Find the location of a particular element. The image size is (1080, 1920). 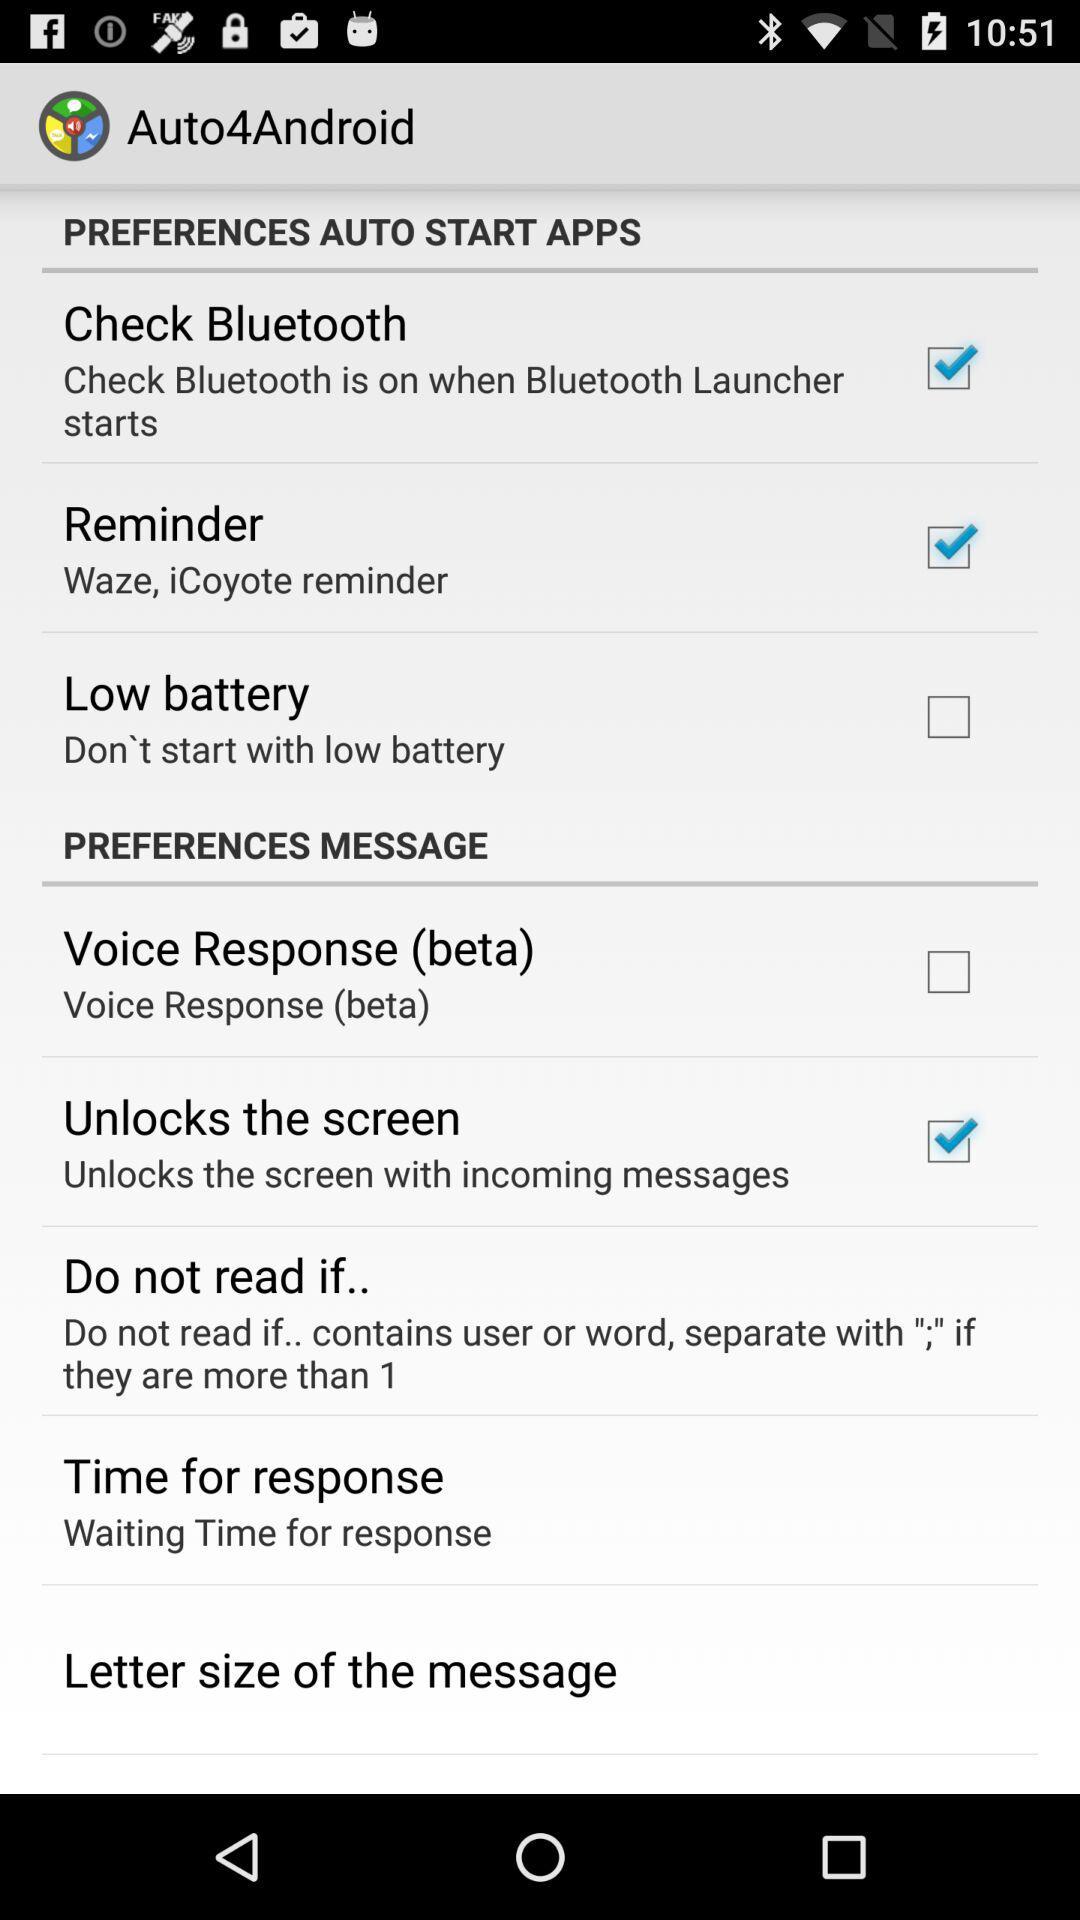

item below the low battery app is located at coordinates (283, 747).